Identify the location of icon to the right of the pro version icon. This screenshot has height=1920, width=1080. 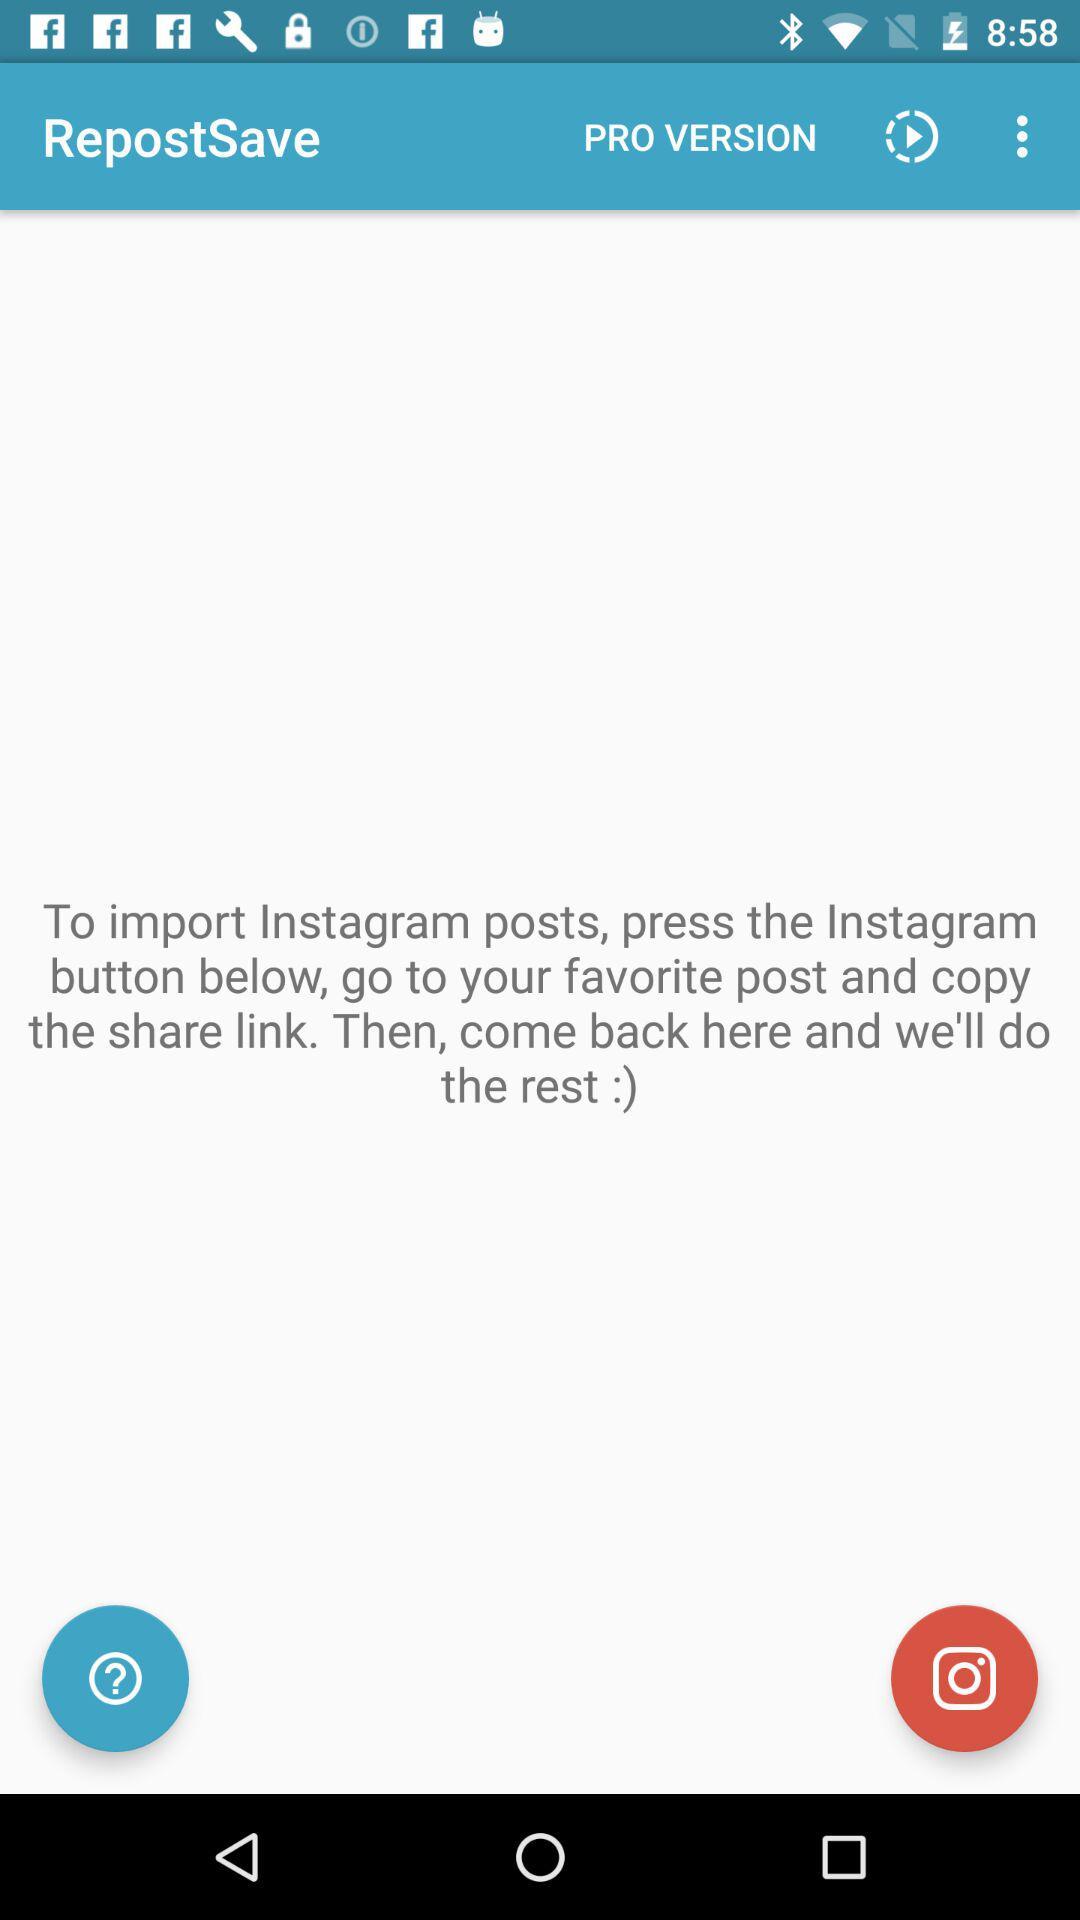
(911, 135).